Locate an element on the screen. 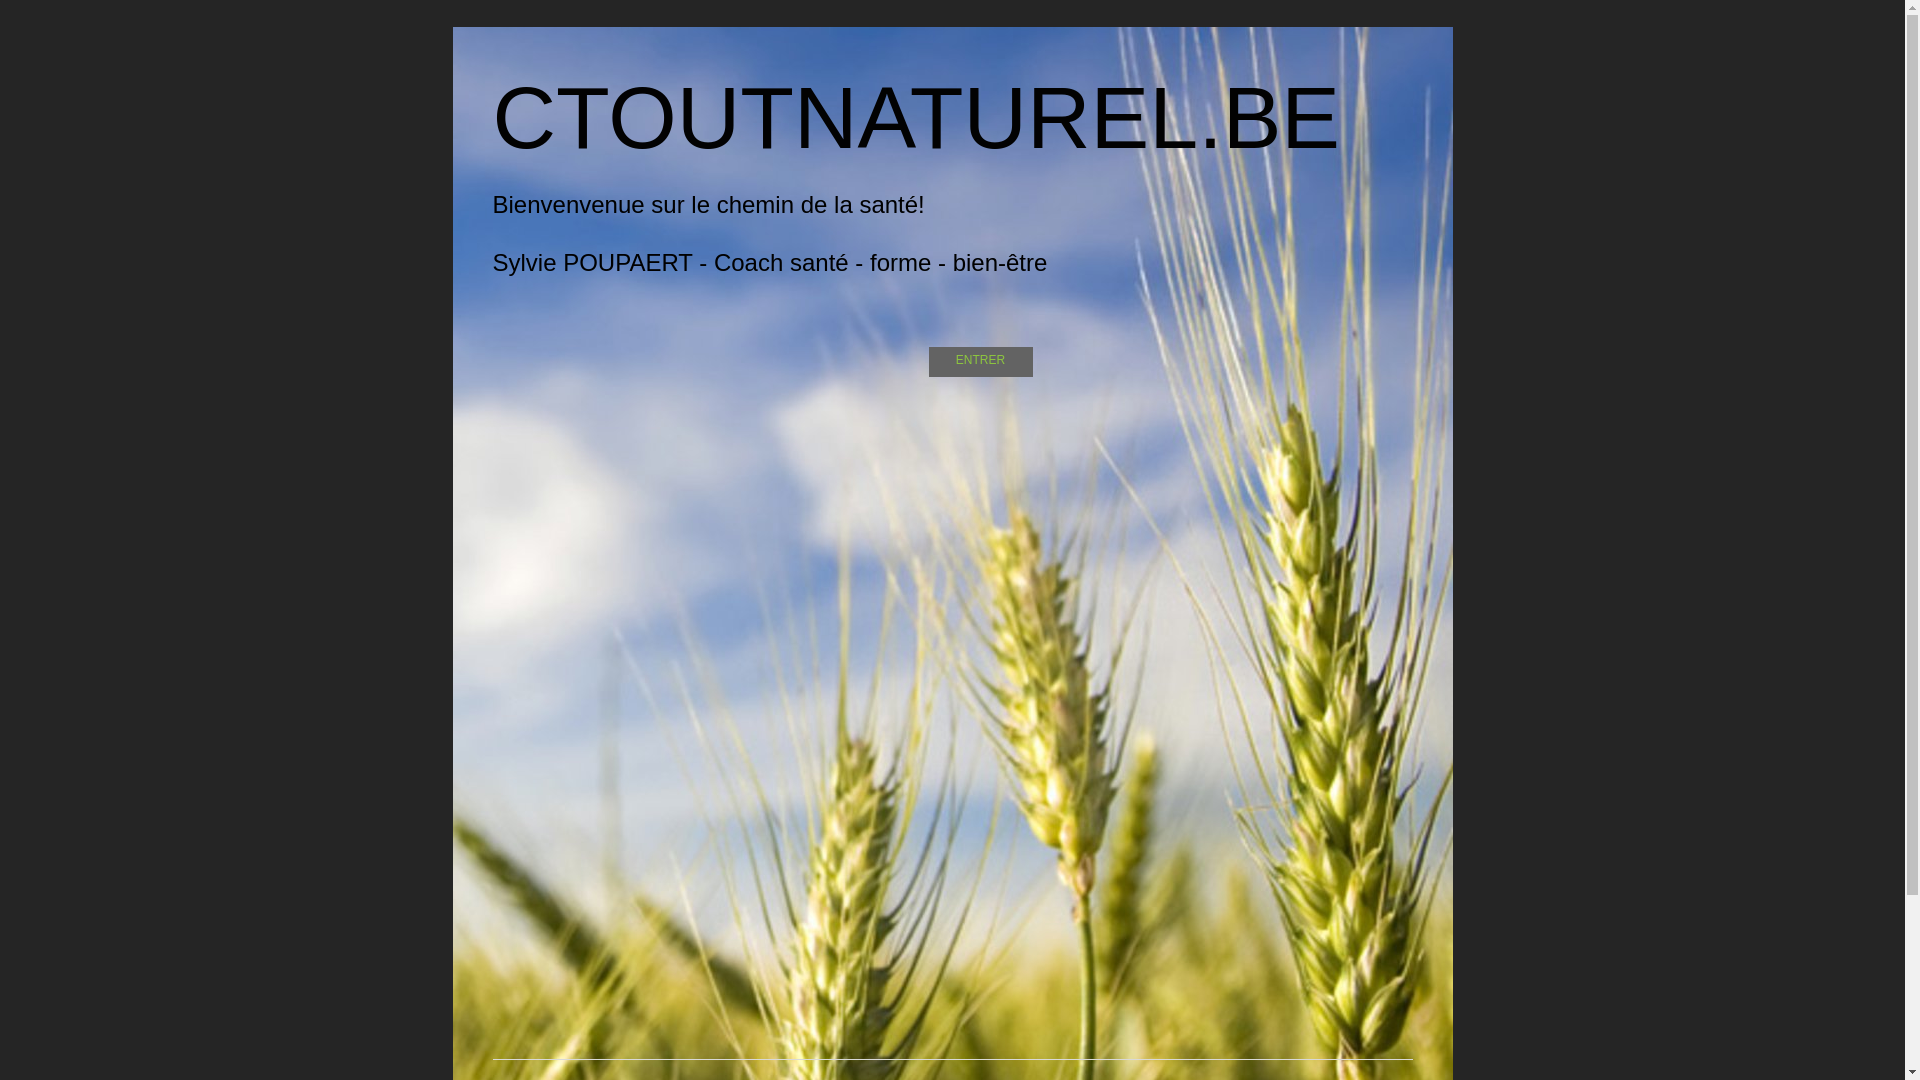 The height and width of the screenshot is (1080, 1920). 'ENTRER' is located at coordinates (980, 358).